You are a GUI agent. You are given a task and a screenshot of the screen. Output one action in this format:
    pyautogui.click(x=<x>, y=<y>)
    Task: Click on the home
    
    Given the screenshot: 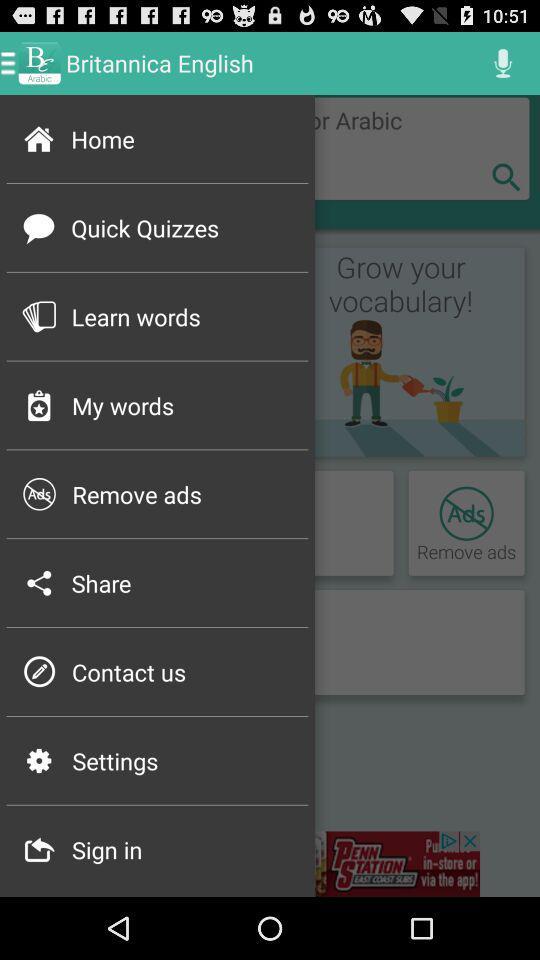 What is the action you would take?
    pyautogui.click(x=268, y=147)
    